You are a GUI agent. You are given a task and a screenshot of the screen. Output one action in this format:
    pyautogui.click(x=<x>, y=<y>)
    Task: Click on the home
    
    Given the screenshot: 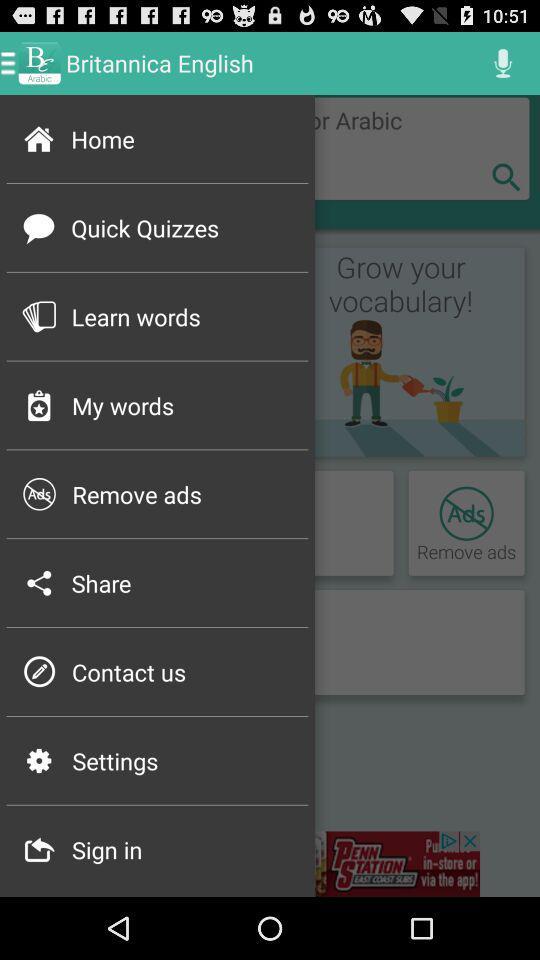 What is the action you would take?
    pyautogui.click(x=268, y=147)
    